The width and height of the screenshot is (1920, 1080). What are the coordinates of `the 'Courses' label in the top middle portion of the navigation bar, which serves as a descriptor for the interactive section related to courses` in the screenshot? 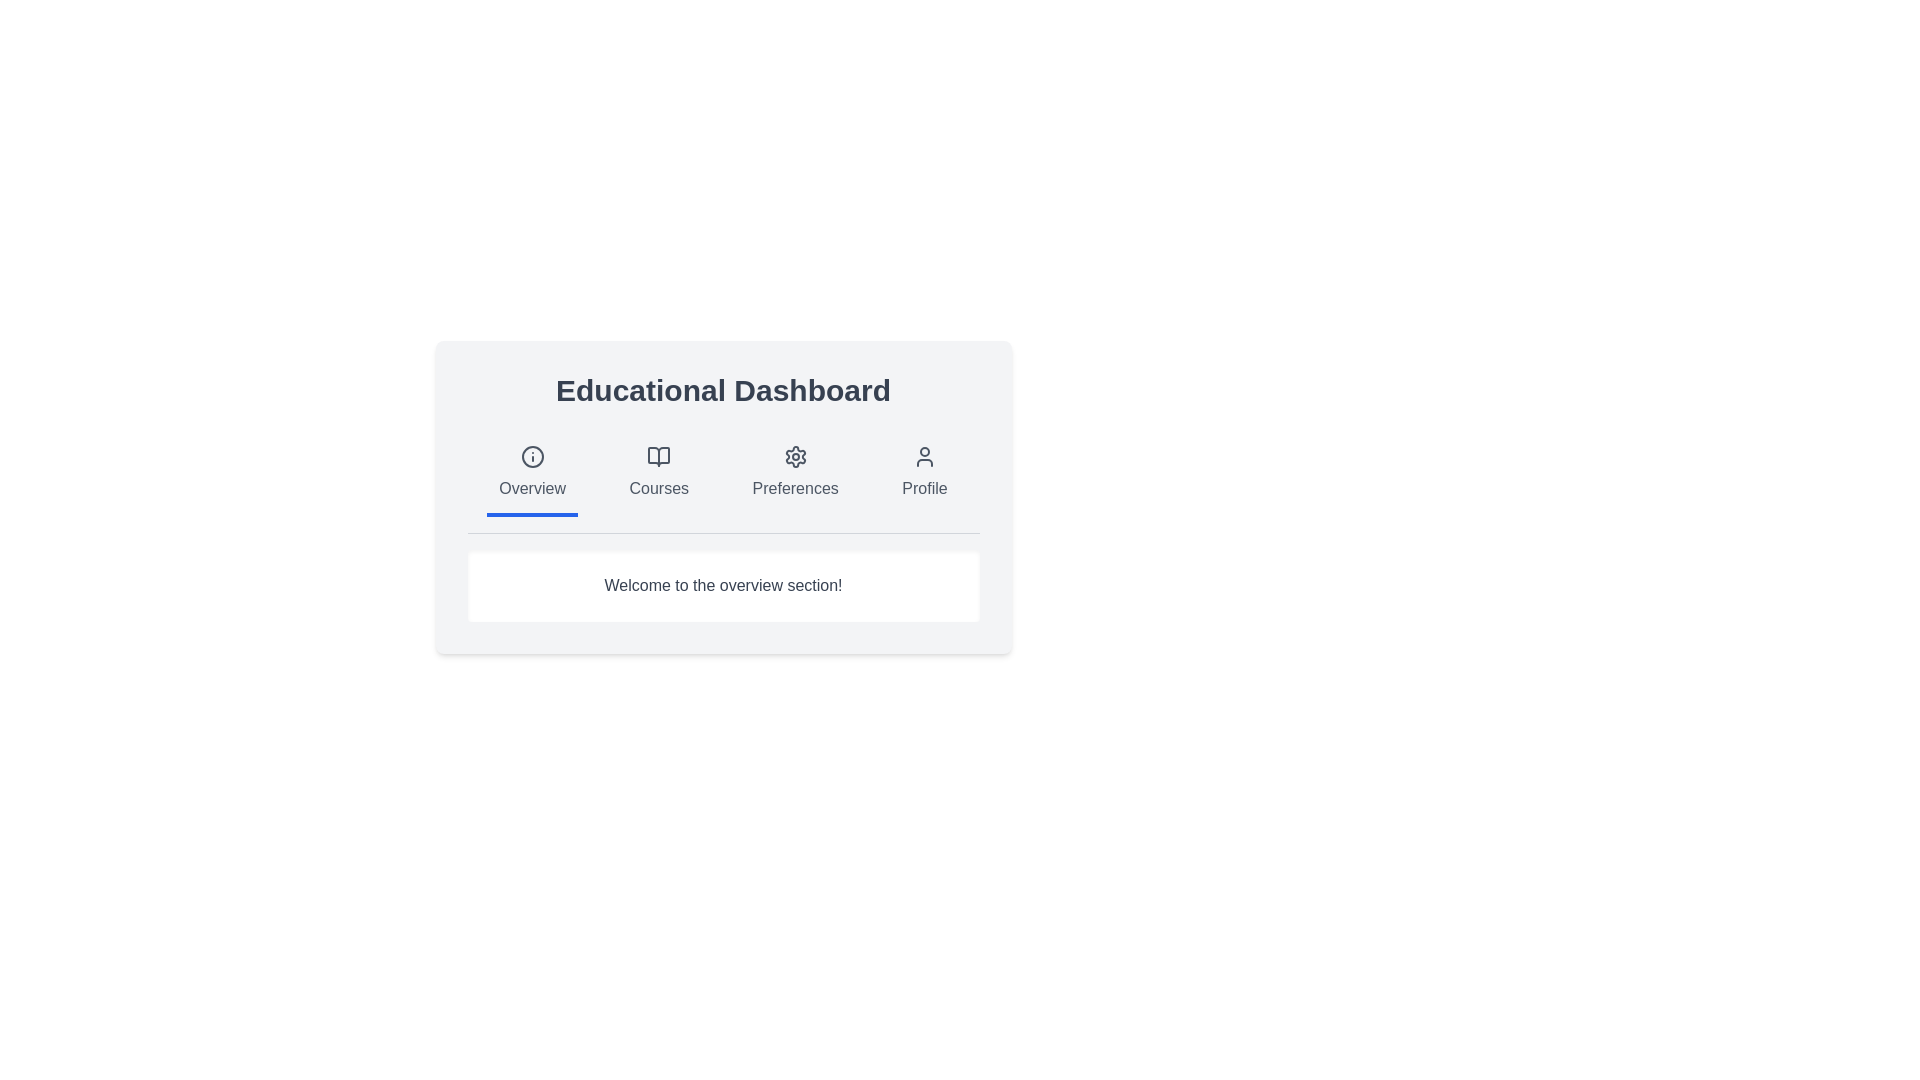 It's located at (659, 489).